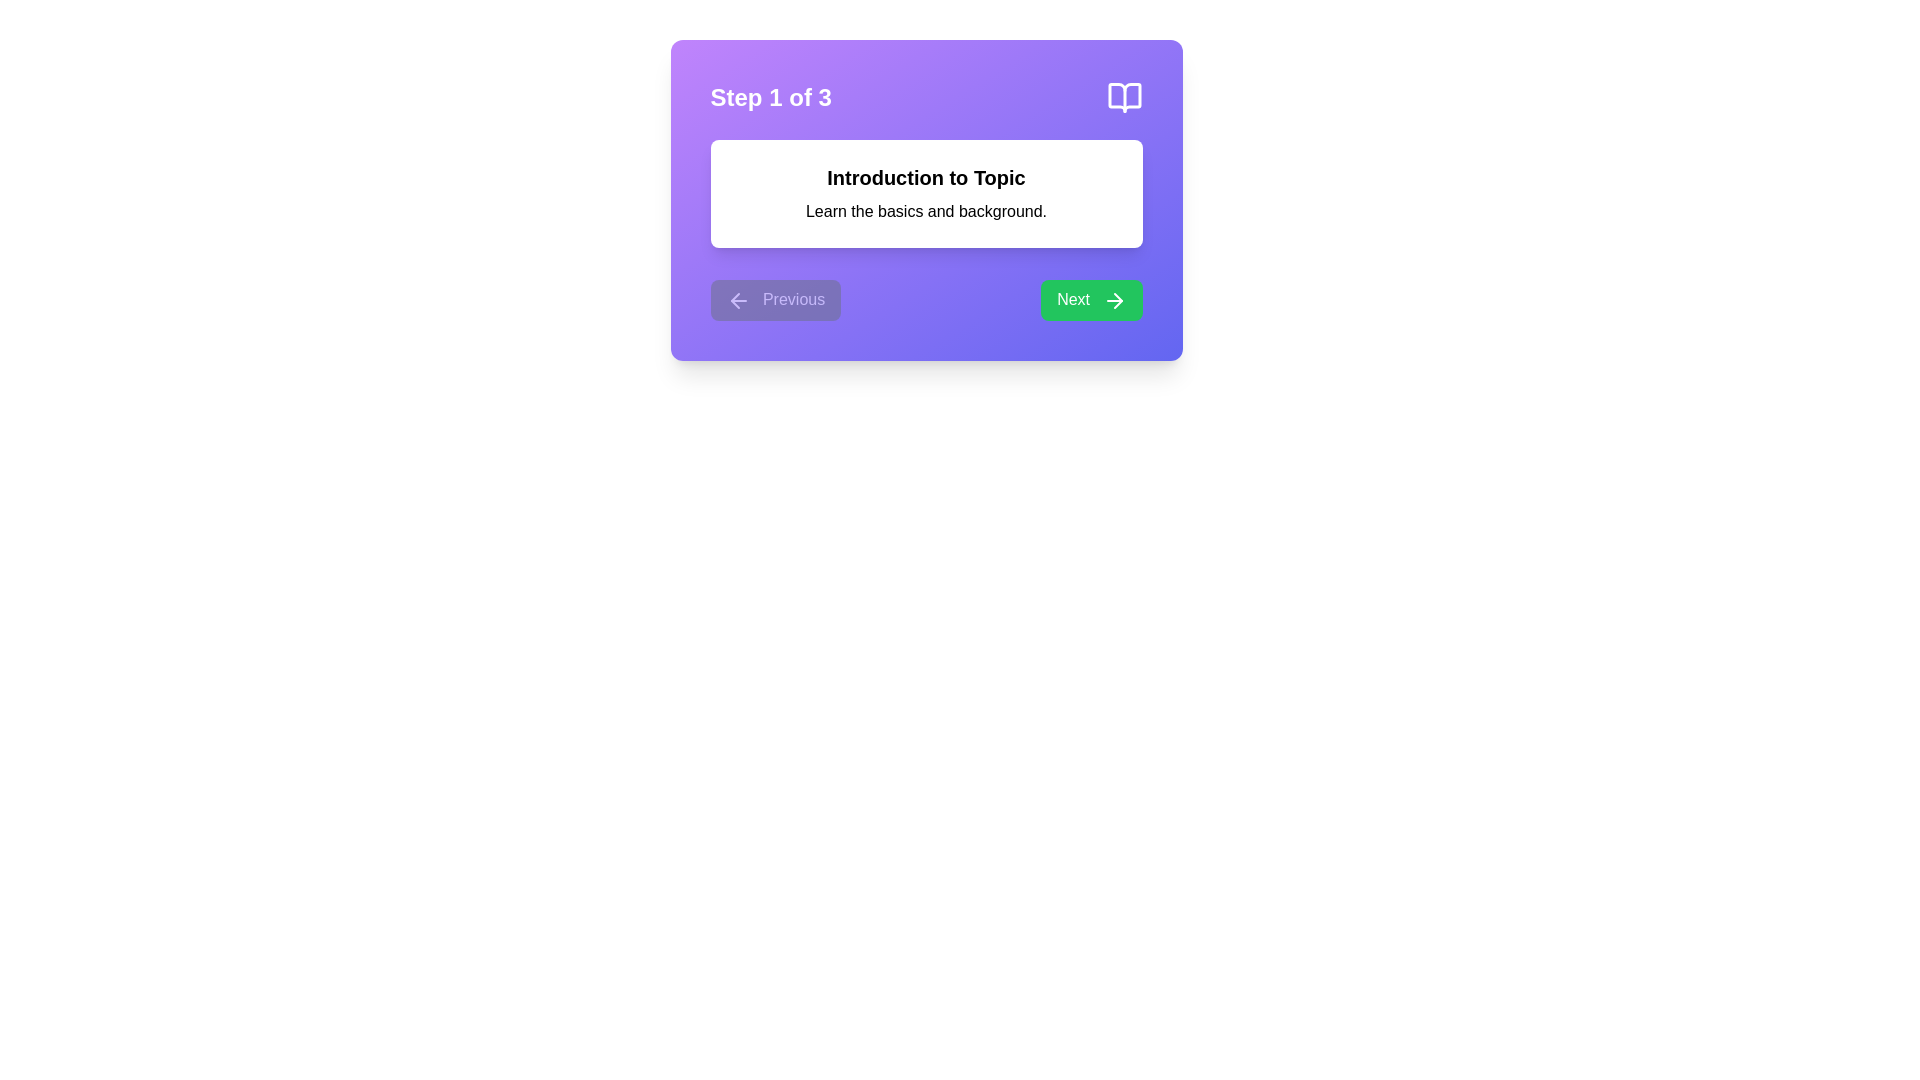 This screenshot has width=1920, height=1080. What do you see at coordinates (1089, 300) in the screenshot?
I see `the 'Next' button to proceed to the next step` at bounding box center [1089, 300].